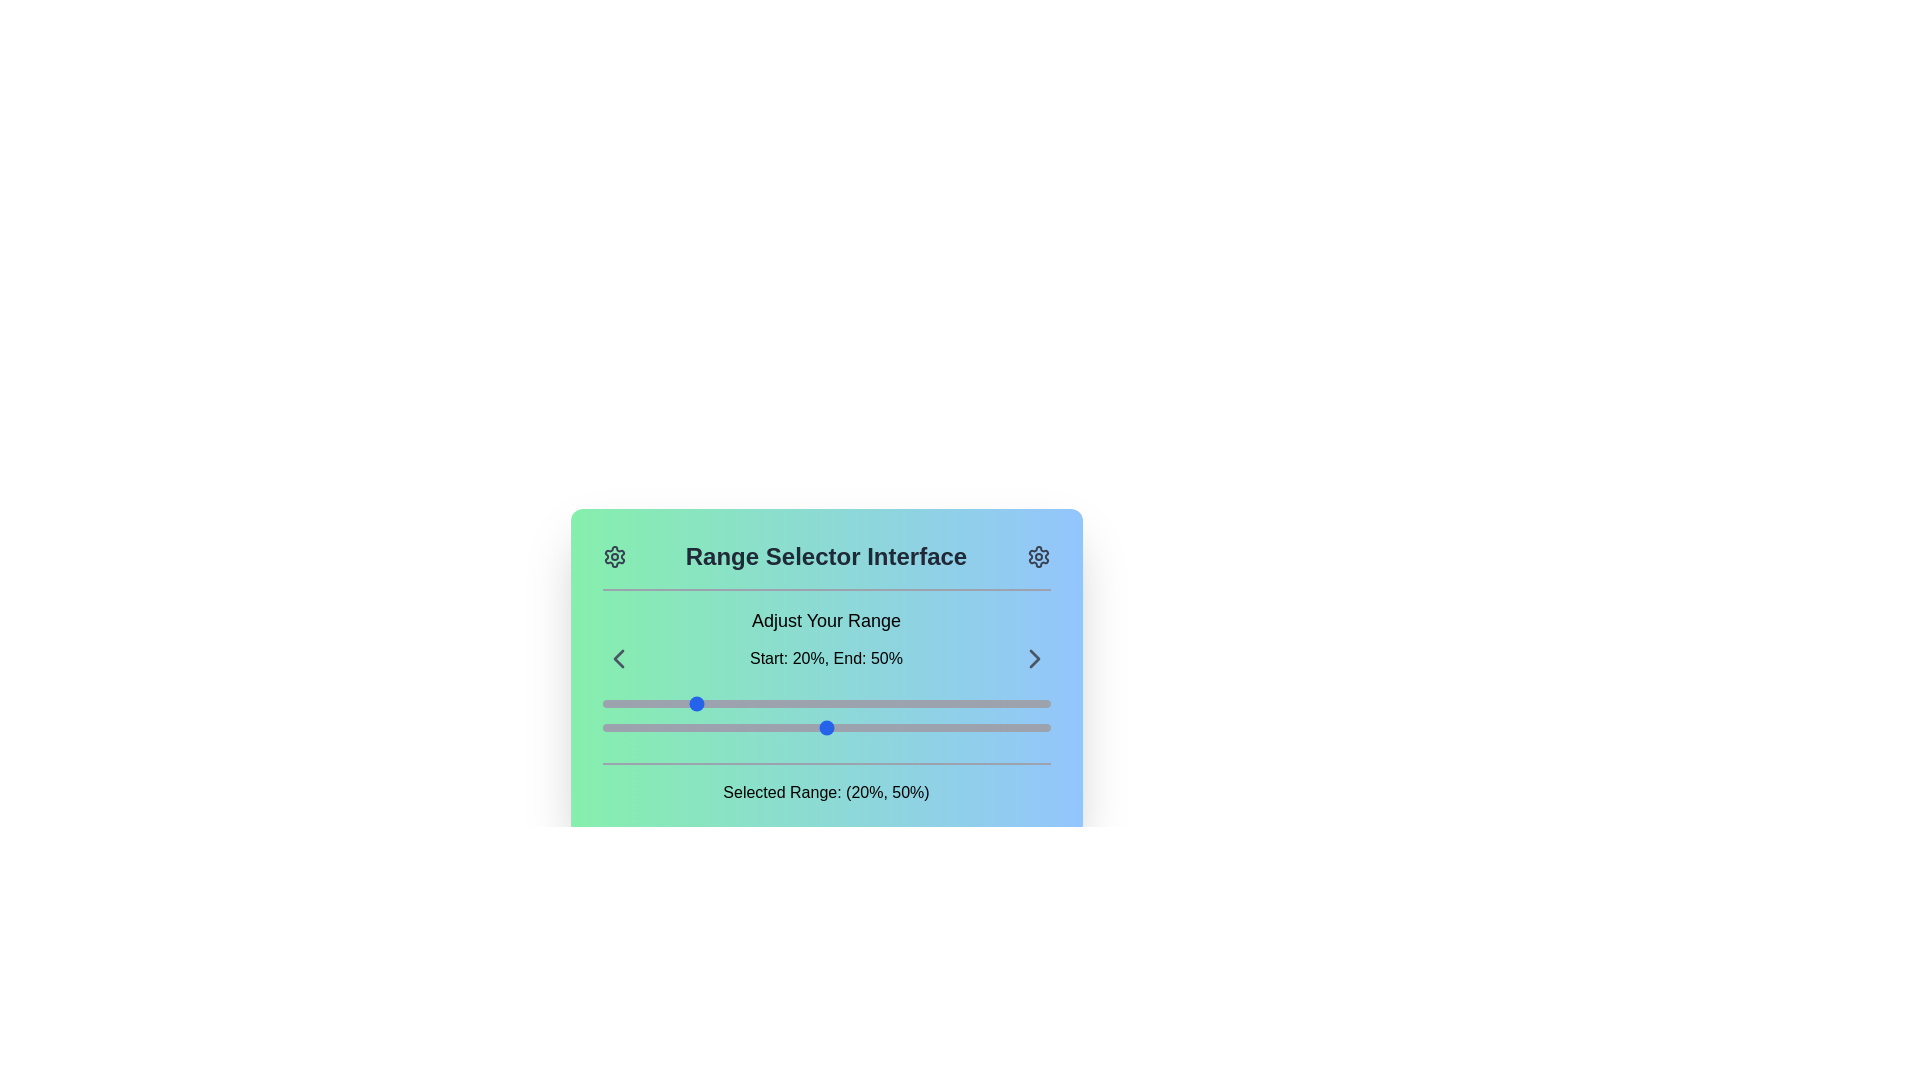 This screenshot has height=1080, width=1920. What do you see at coordinates (1036, 703) in the screenshot?
I see `the slider` at bounding box center [1036, 703].